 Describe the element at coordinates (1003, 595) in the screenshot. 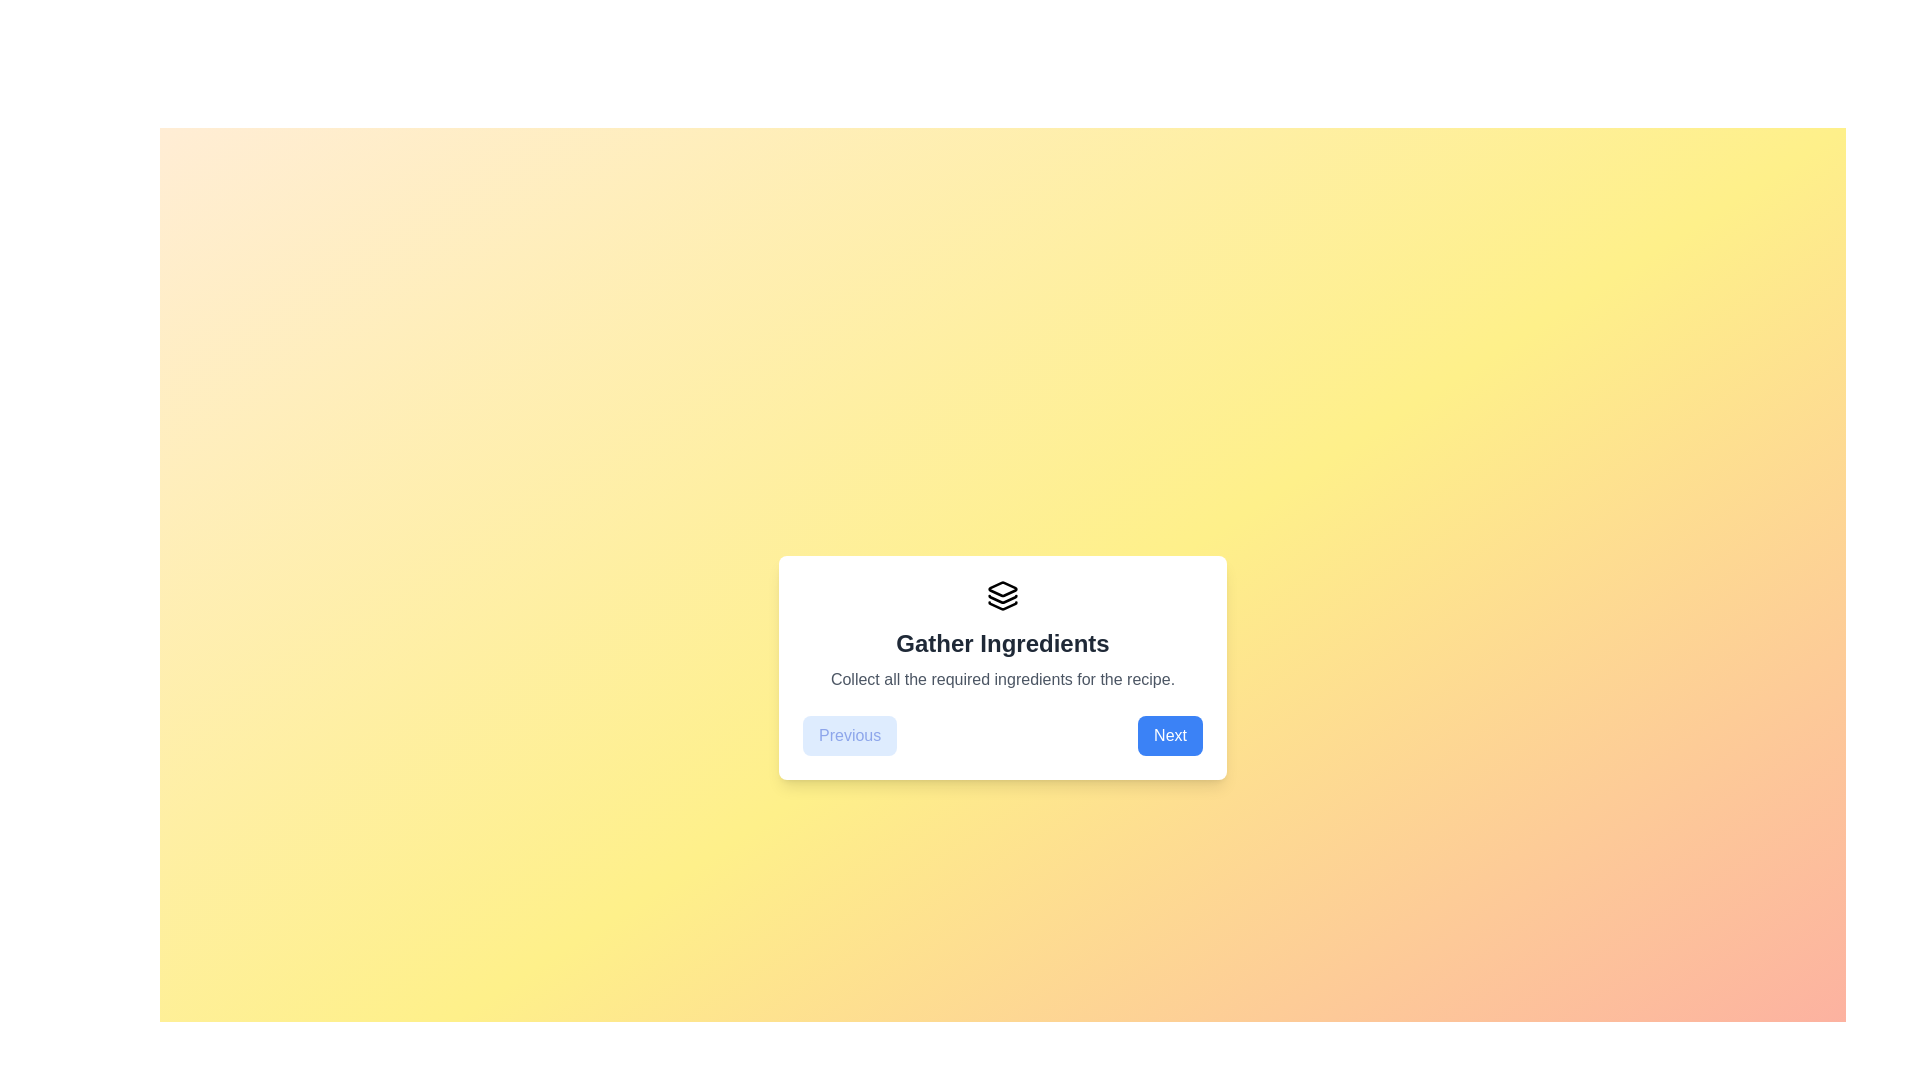

I see `the icon representing the current step to observe its details` at that location.